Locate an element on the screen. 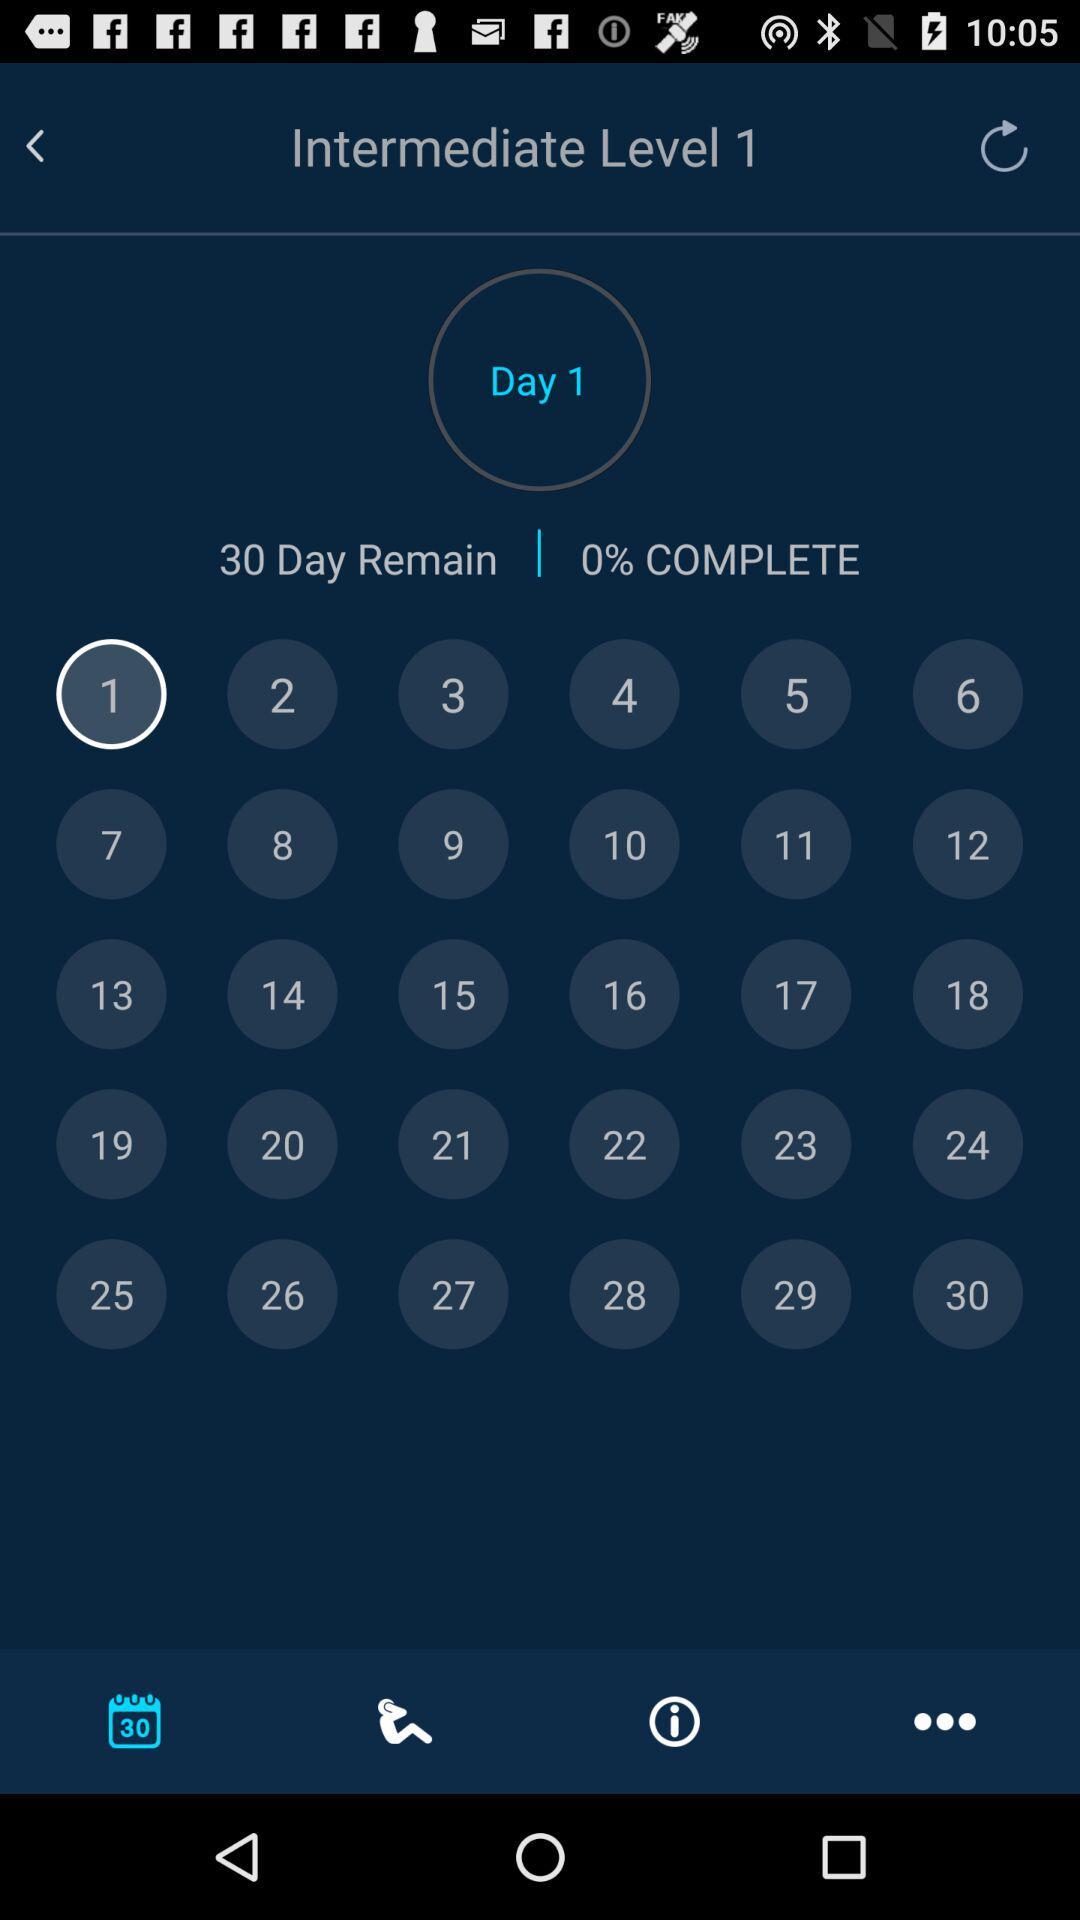 The height and width of the screenshot is (1920, 1080). nineteen is located at coordinates (111, 1144).